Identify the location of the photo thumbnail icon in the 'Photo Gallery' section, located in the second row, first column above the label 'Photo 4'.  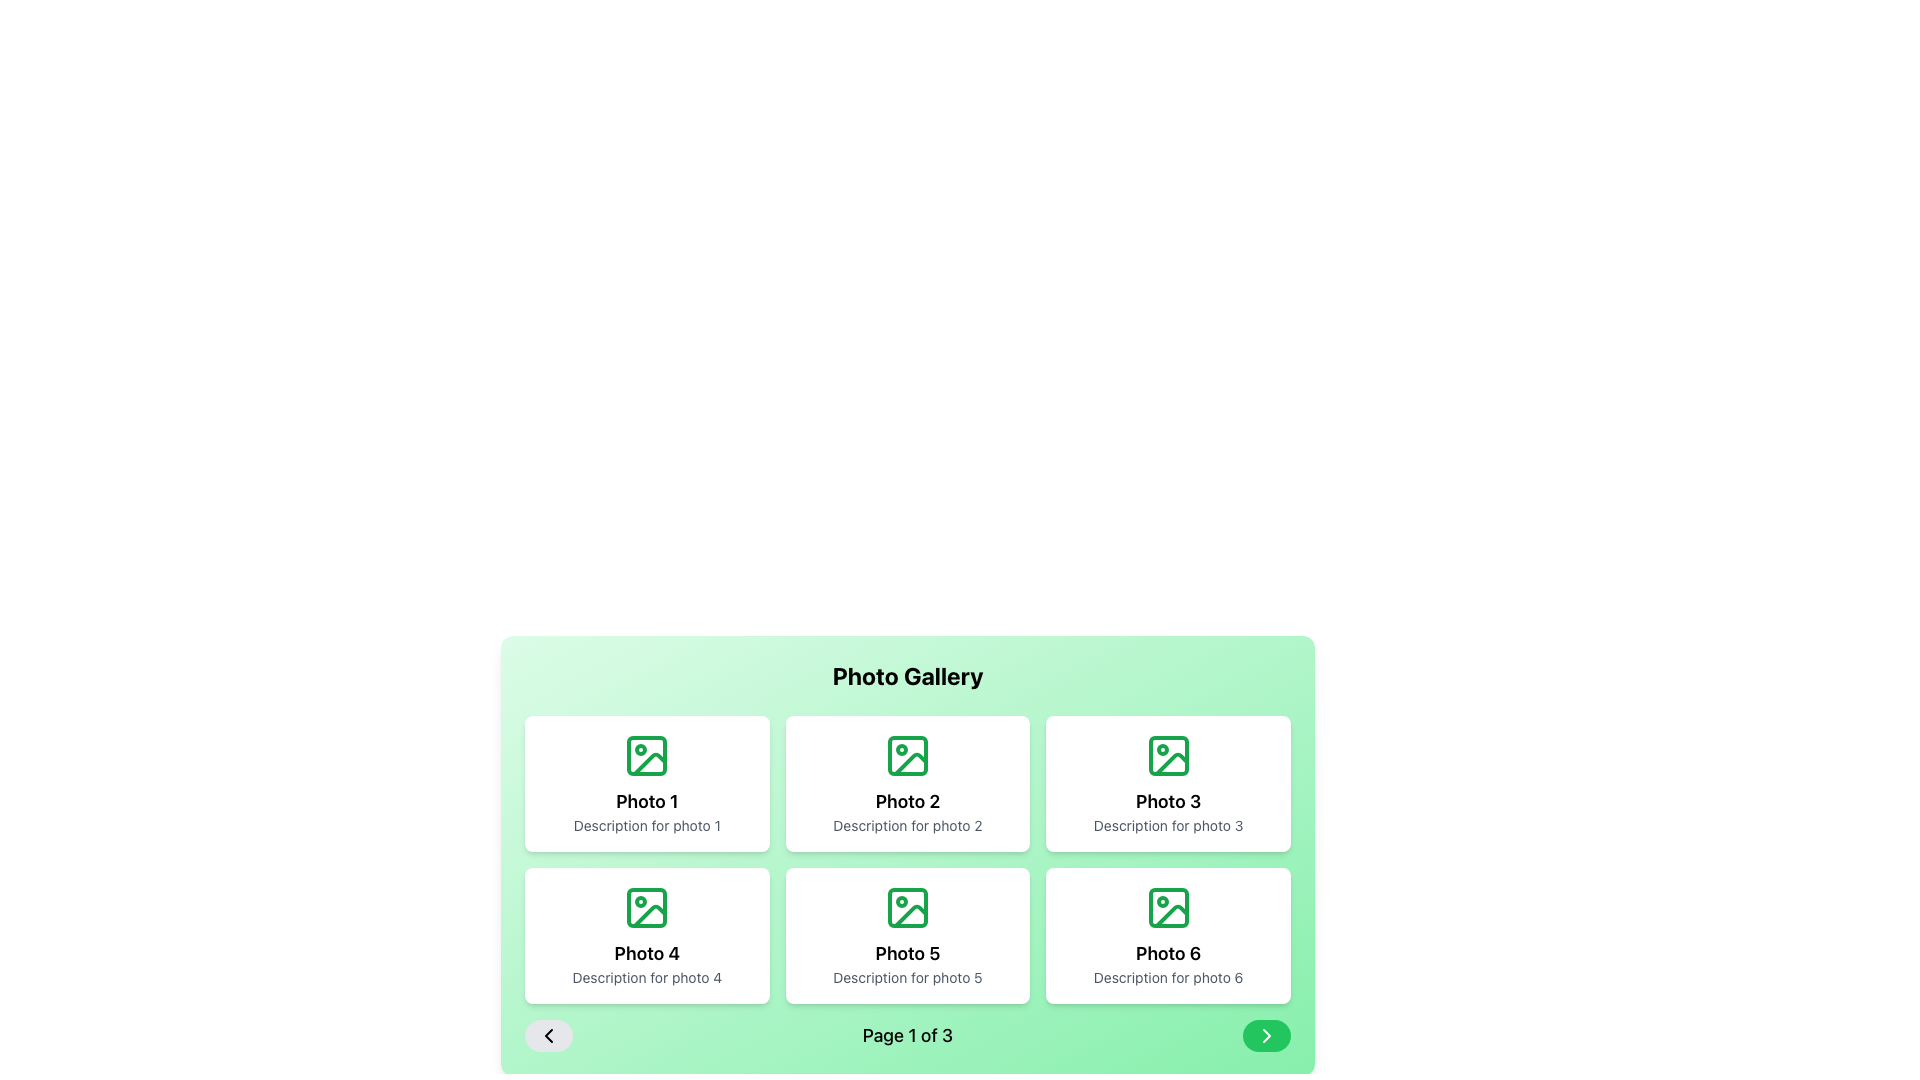
(647, 907).